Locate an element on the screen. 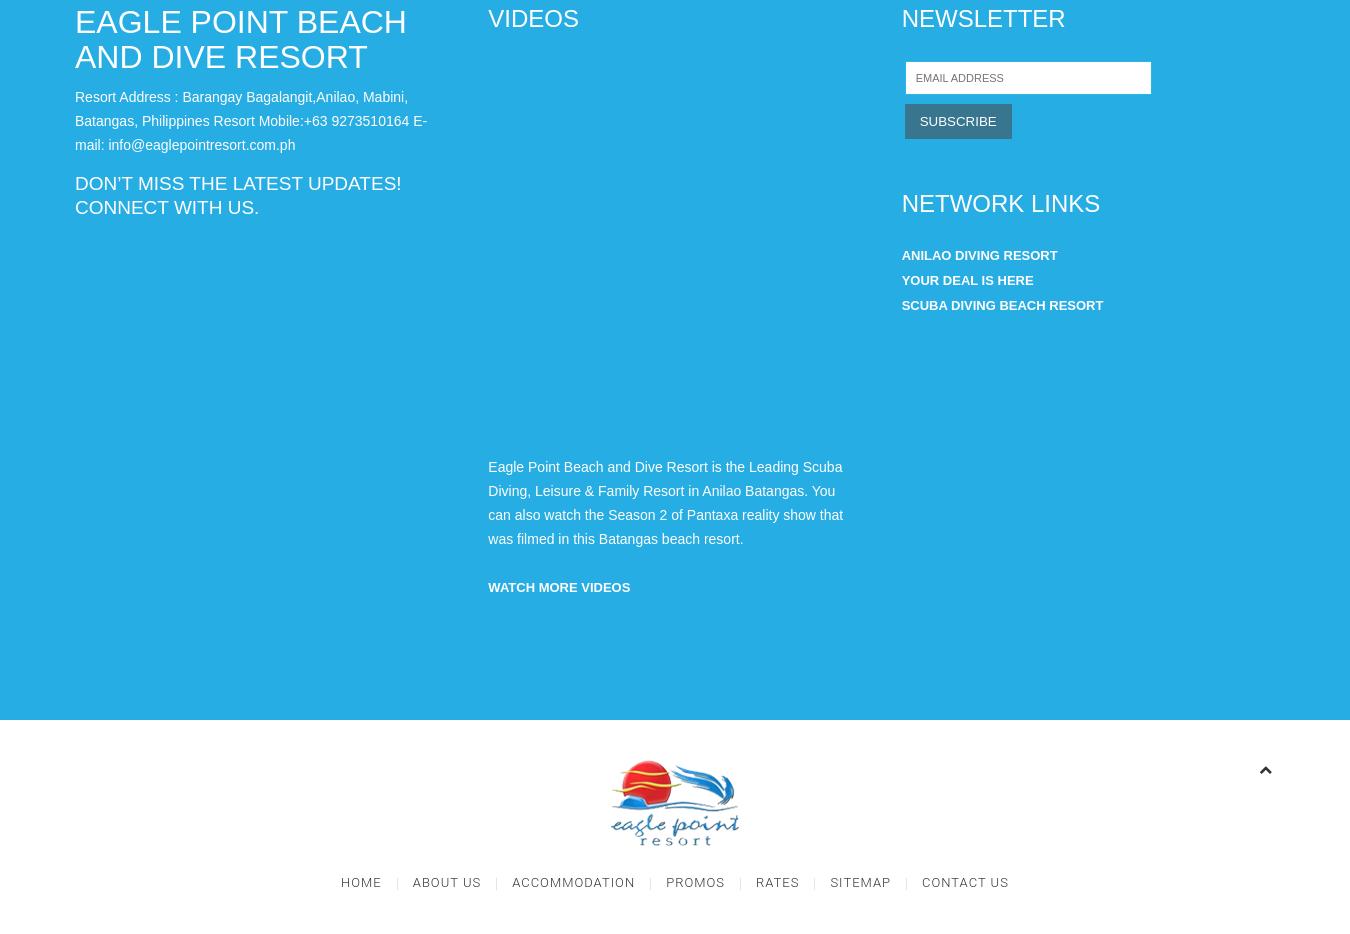  'Sitemap' is located at coordinates (860, 881).